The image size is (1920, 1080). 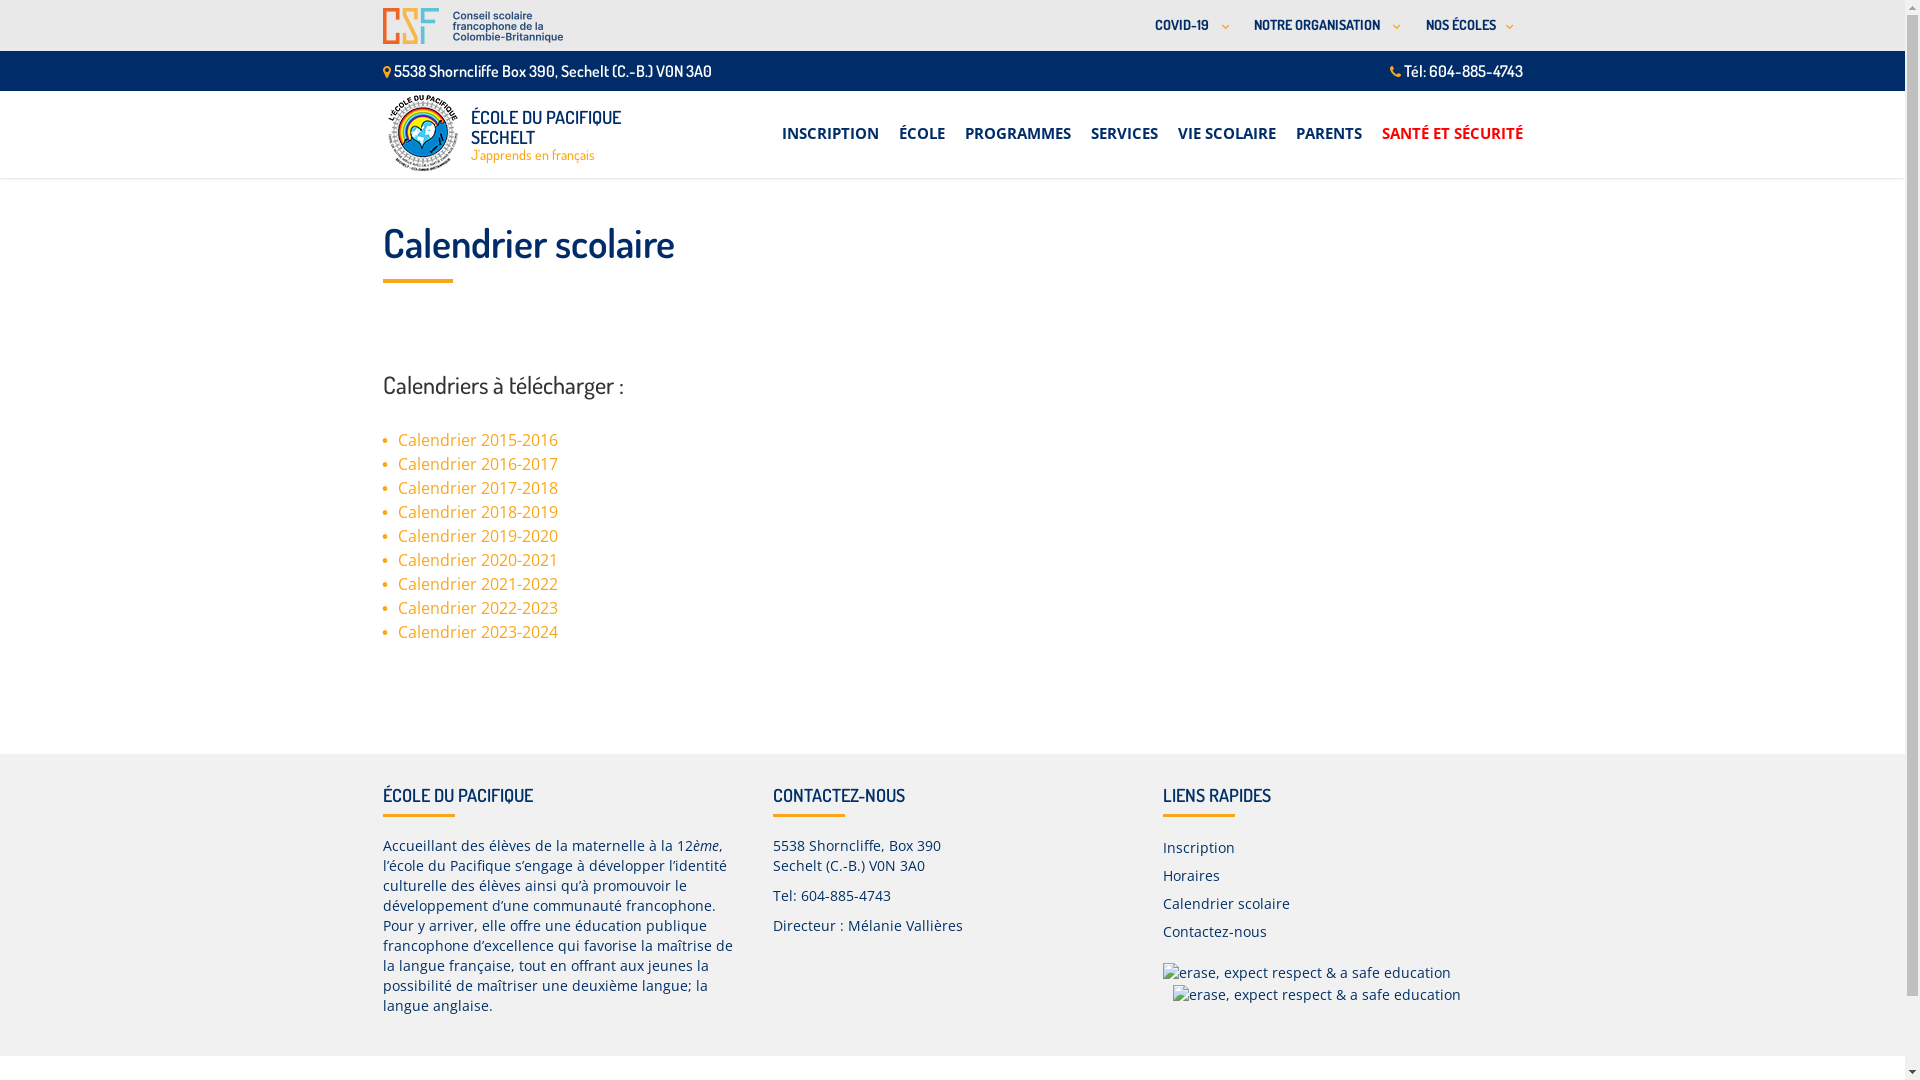 I want to click on 'COVID-19 ', so click(x=1138, y=25).